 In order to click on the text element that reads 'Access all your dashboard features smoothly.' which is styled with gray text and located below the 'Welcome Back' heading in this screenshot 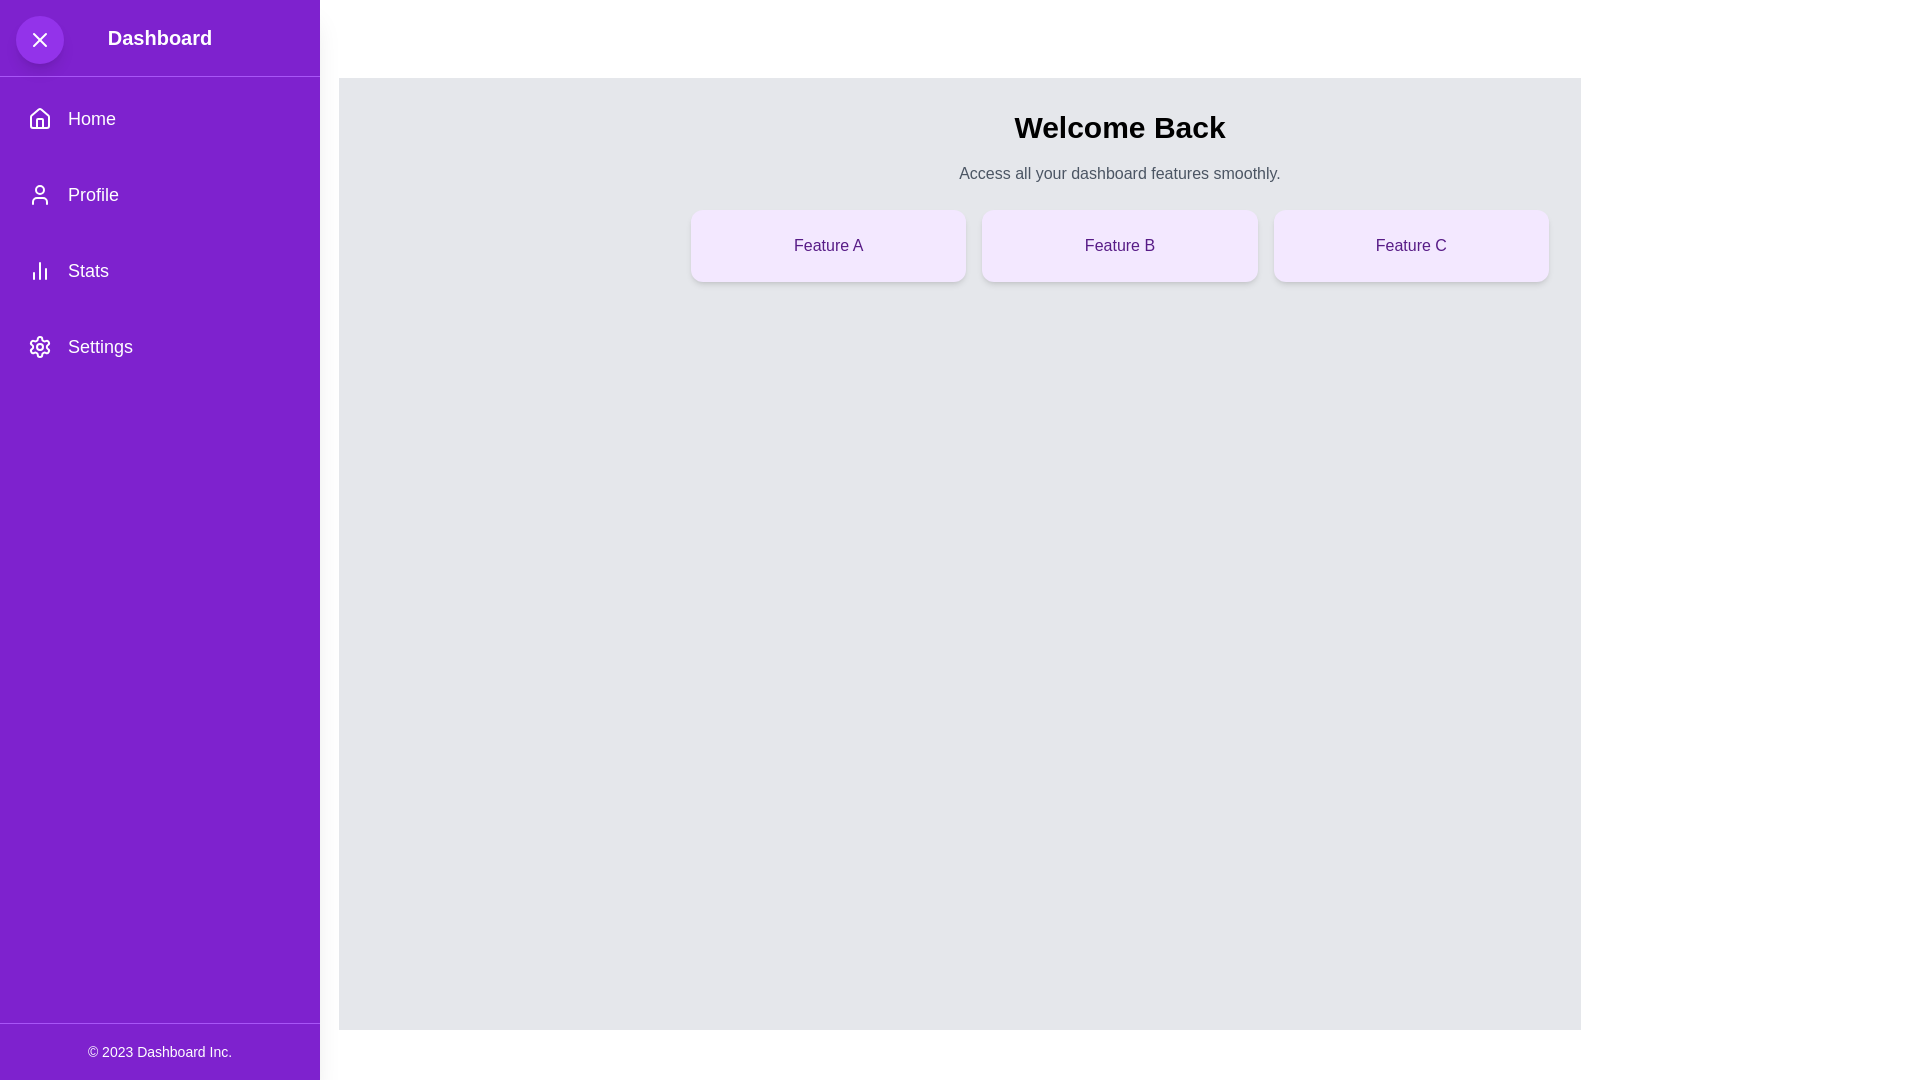, I will do `click(1118, 172)`.